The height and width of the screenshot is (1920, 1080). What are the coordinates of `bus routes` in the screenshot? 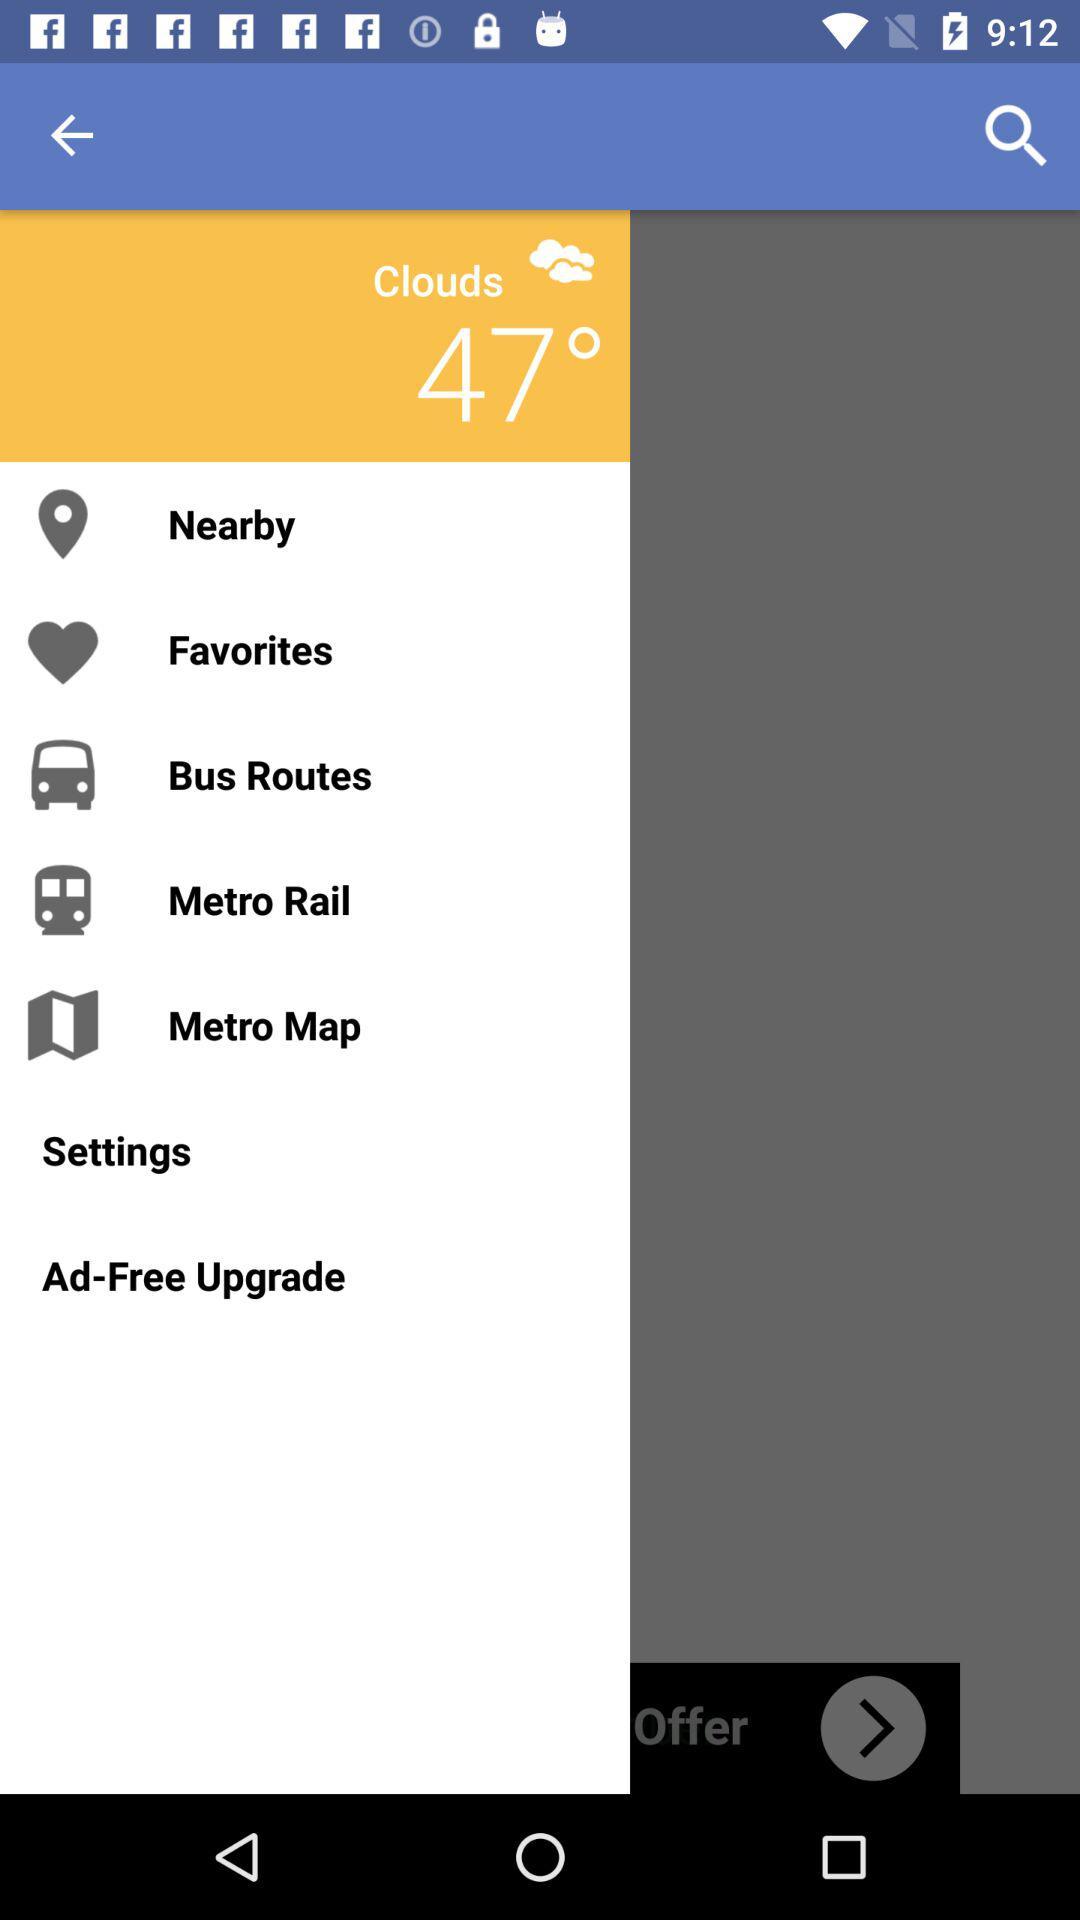 It's located at (378, 773).